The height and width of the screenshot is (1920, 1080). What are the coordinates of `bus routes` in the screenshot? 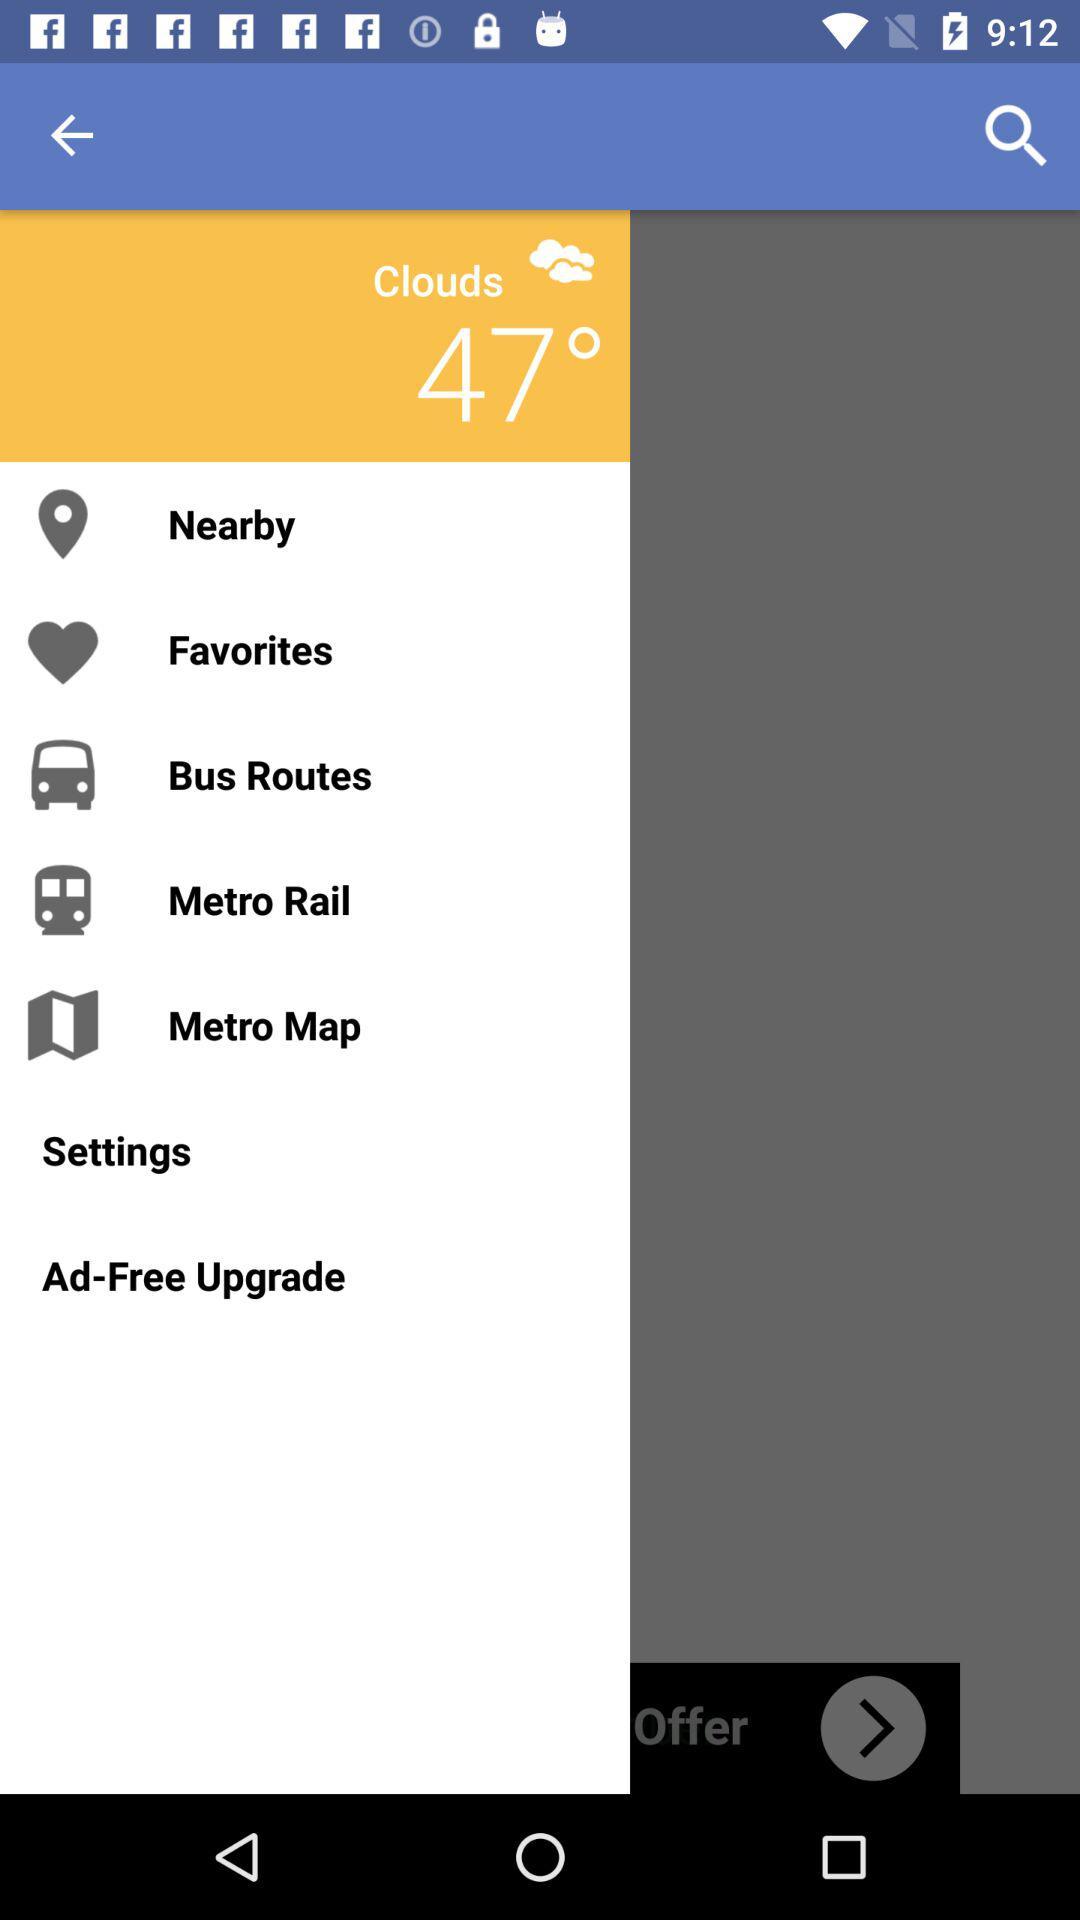 It's located at (378, 773).